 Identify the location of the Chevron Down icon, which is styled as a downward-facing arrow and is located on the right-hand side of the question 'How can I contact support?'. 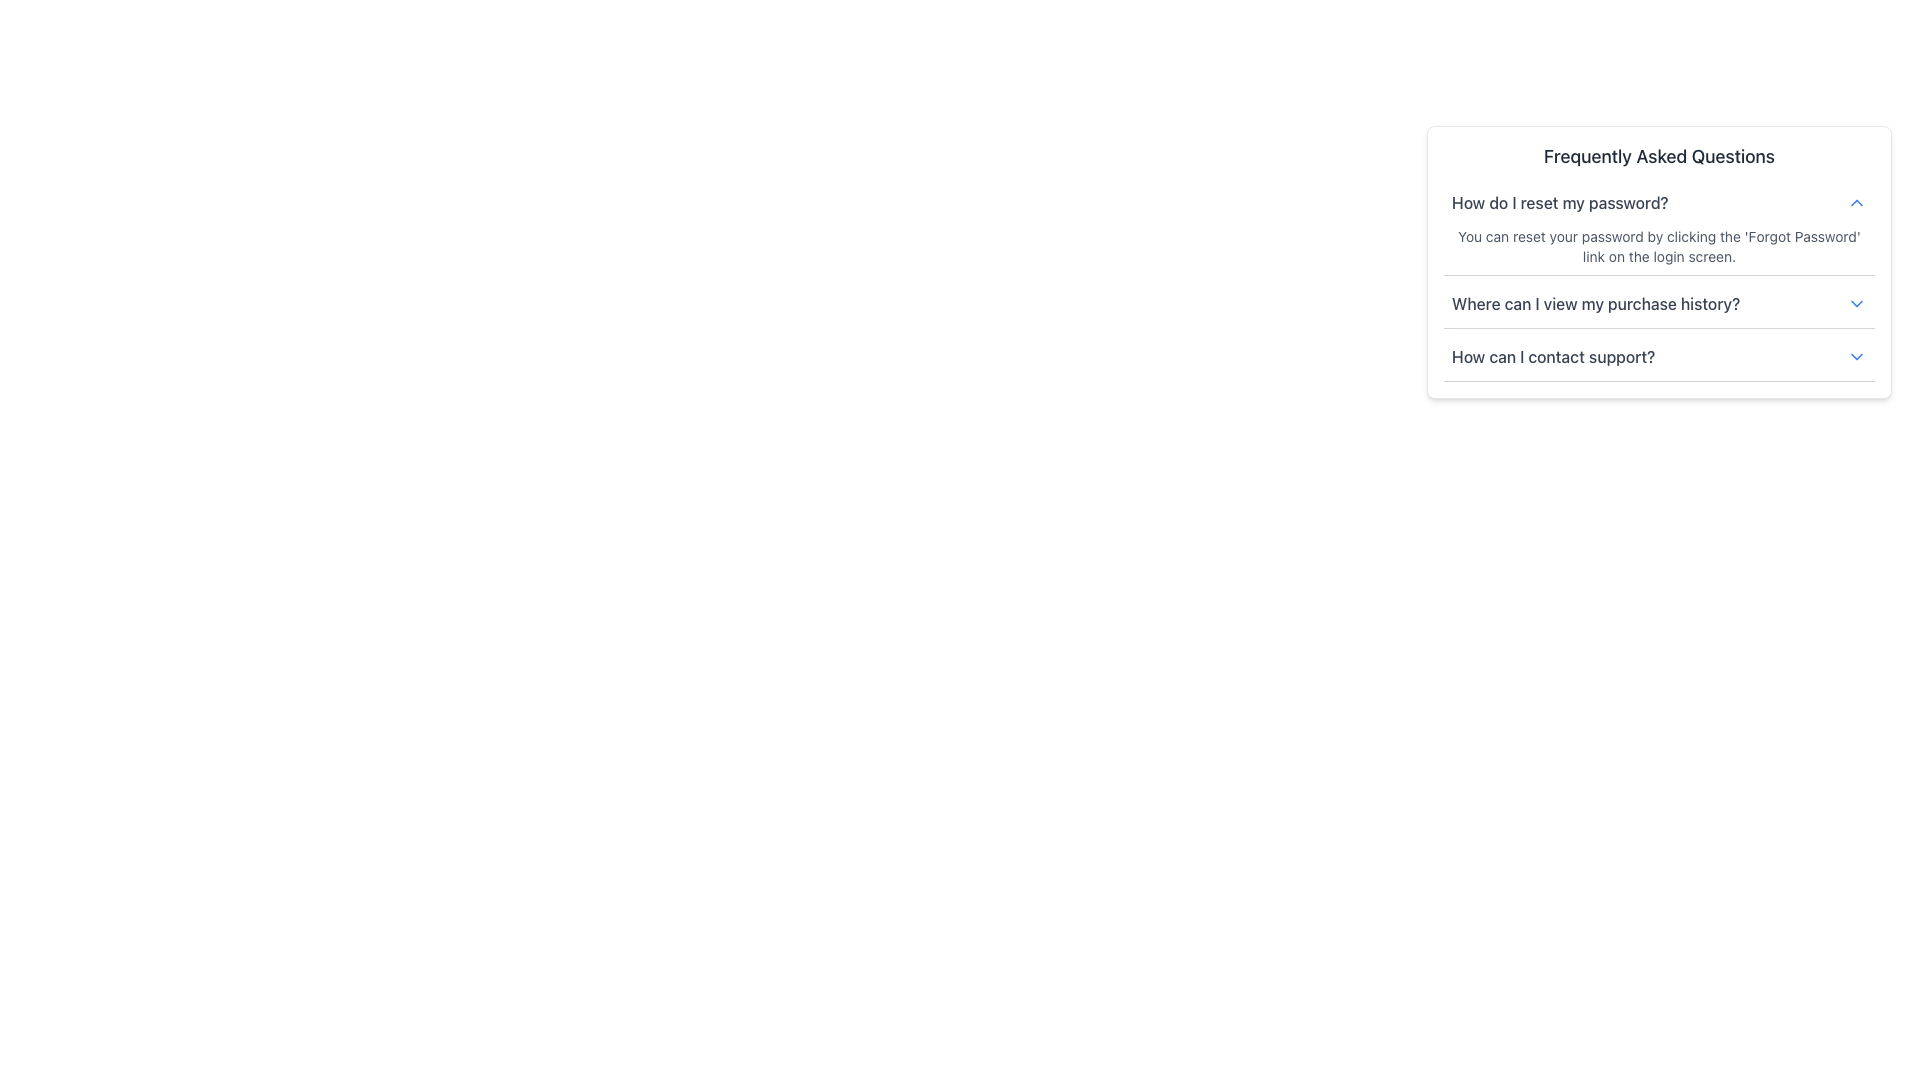
(1856, 356).